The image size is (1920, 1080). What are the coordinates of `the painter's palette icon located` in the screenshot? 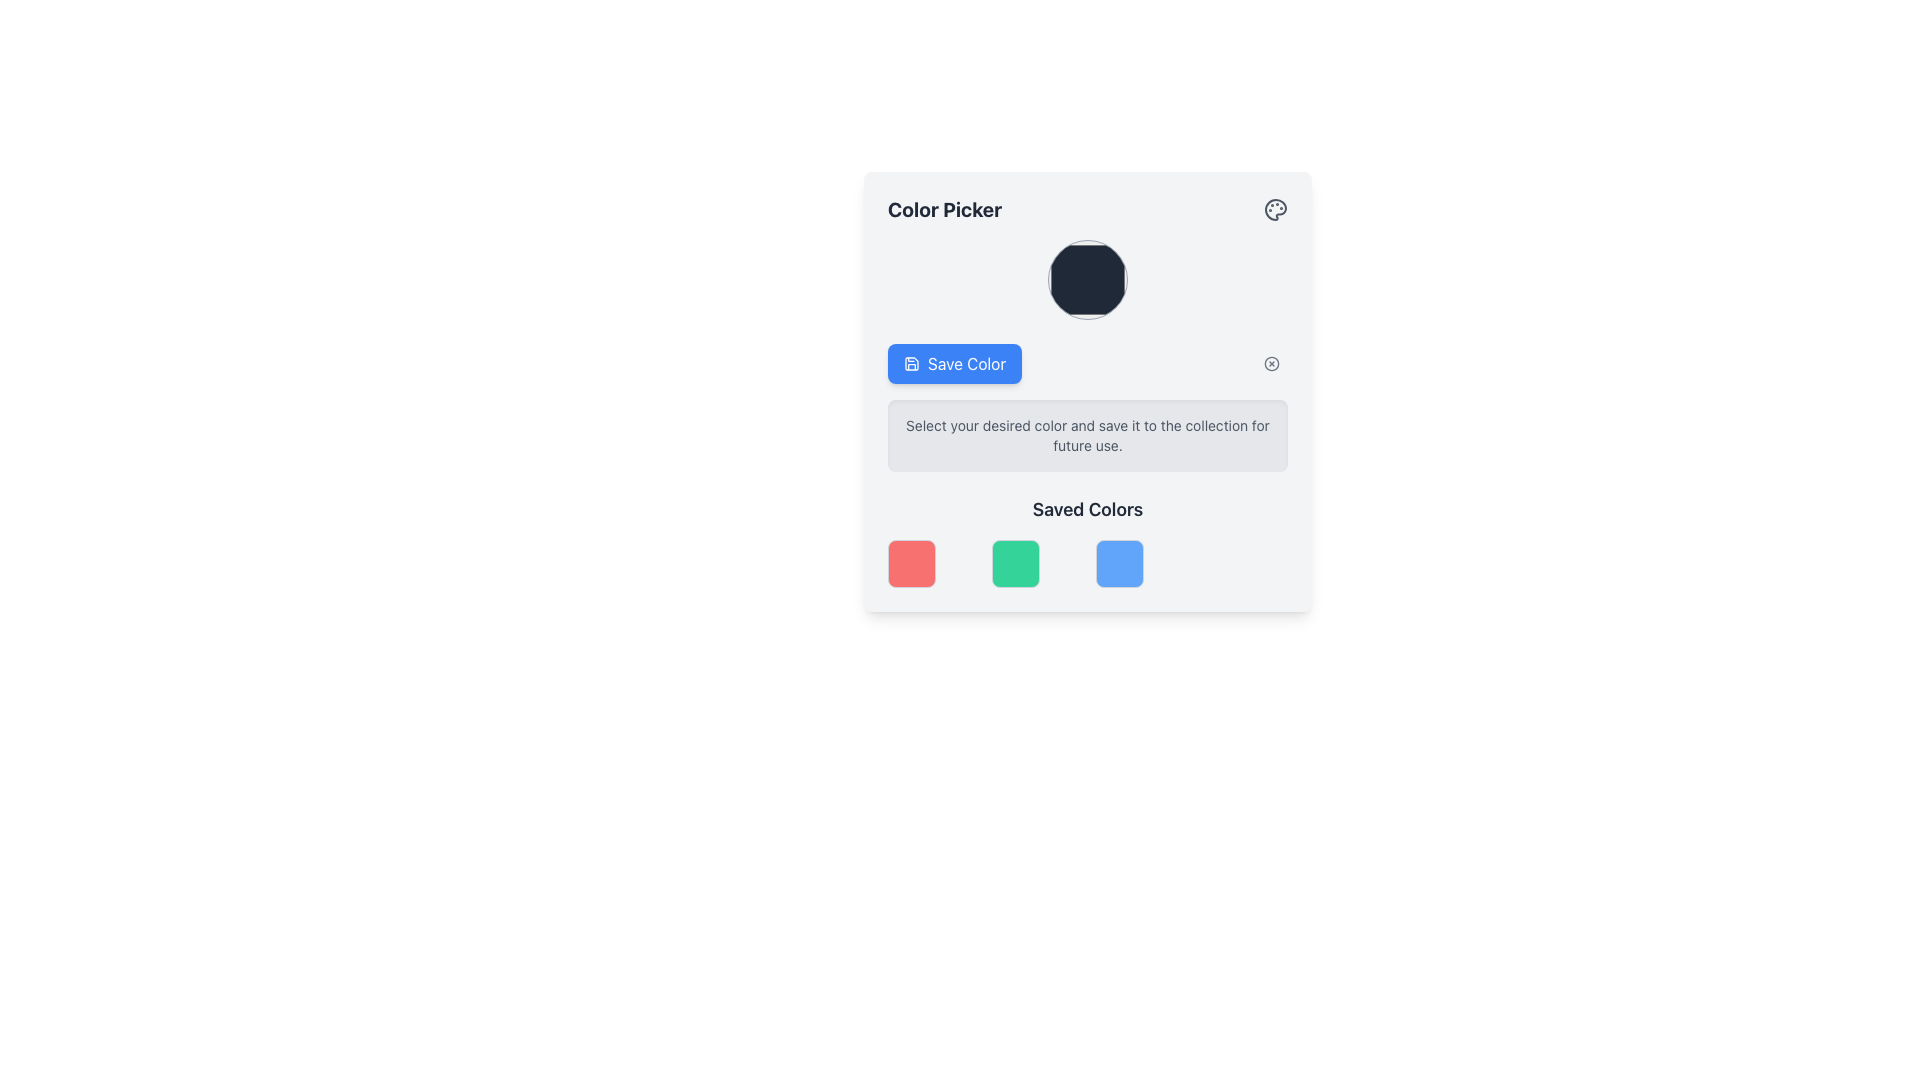 It's located at (1275, 209).